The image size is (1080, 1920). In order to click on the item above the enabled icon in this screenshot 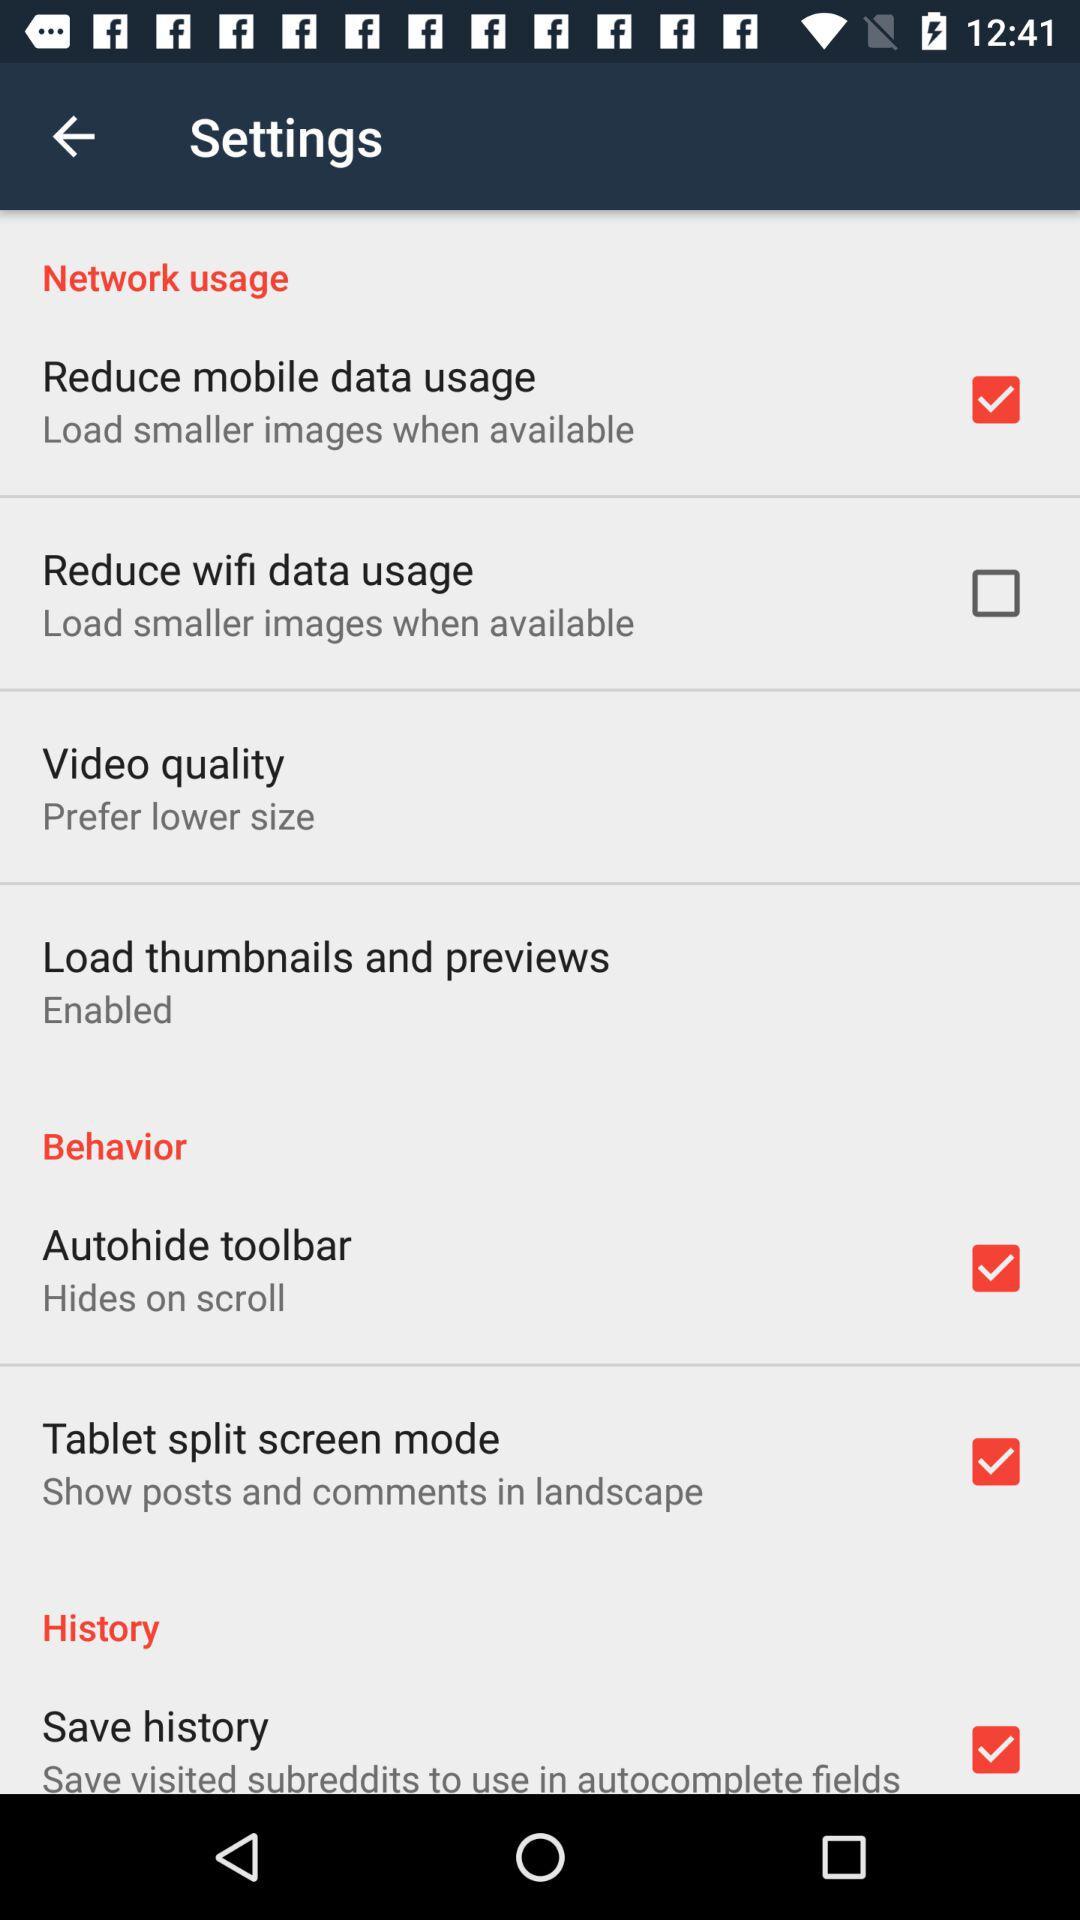, I will do `click(325, 954)`.